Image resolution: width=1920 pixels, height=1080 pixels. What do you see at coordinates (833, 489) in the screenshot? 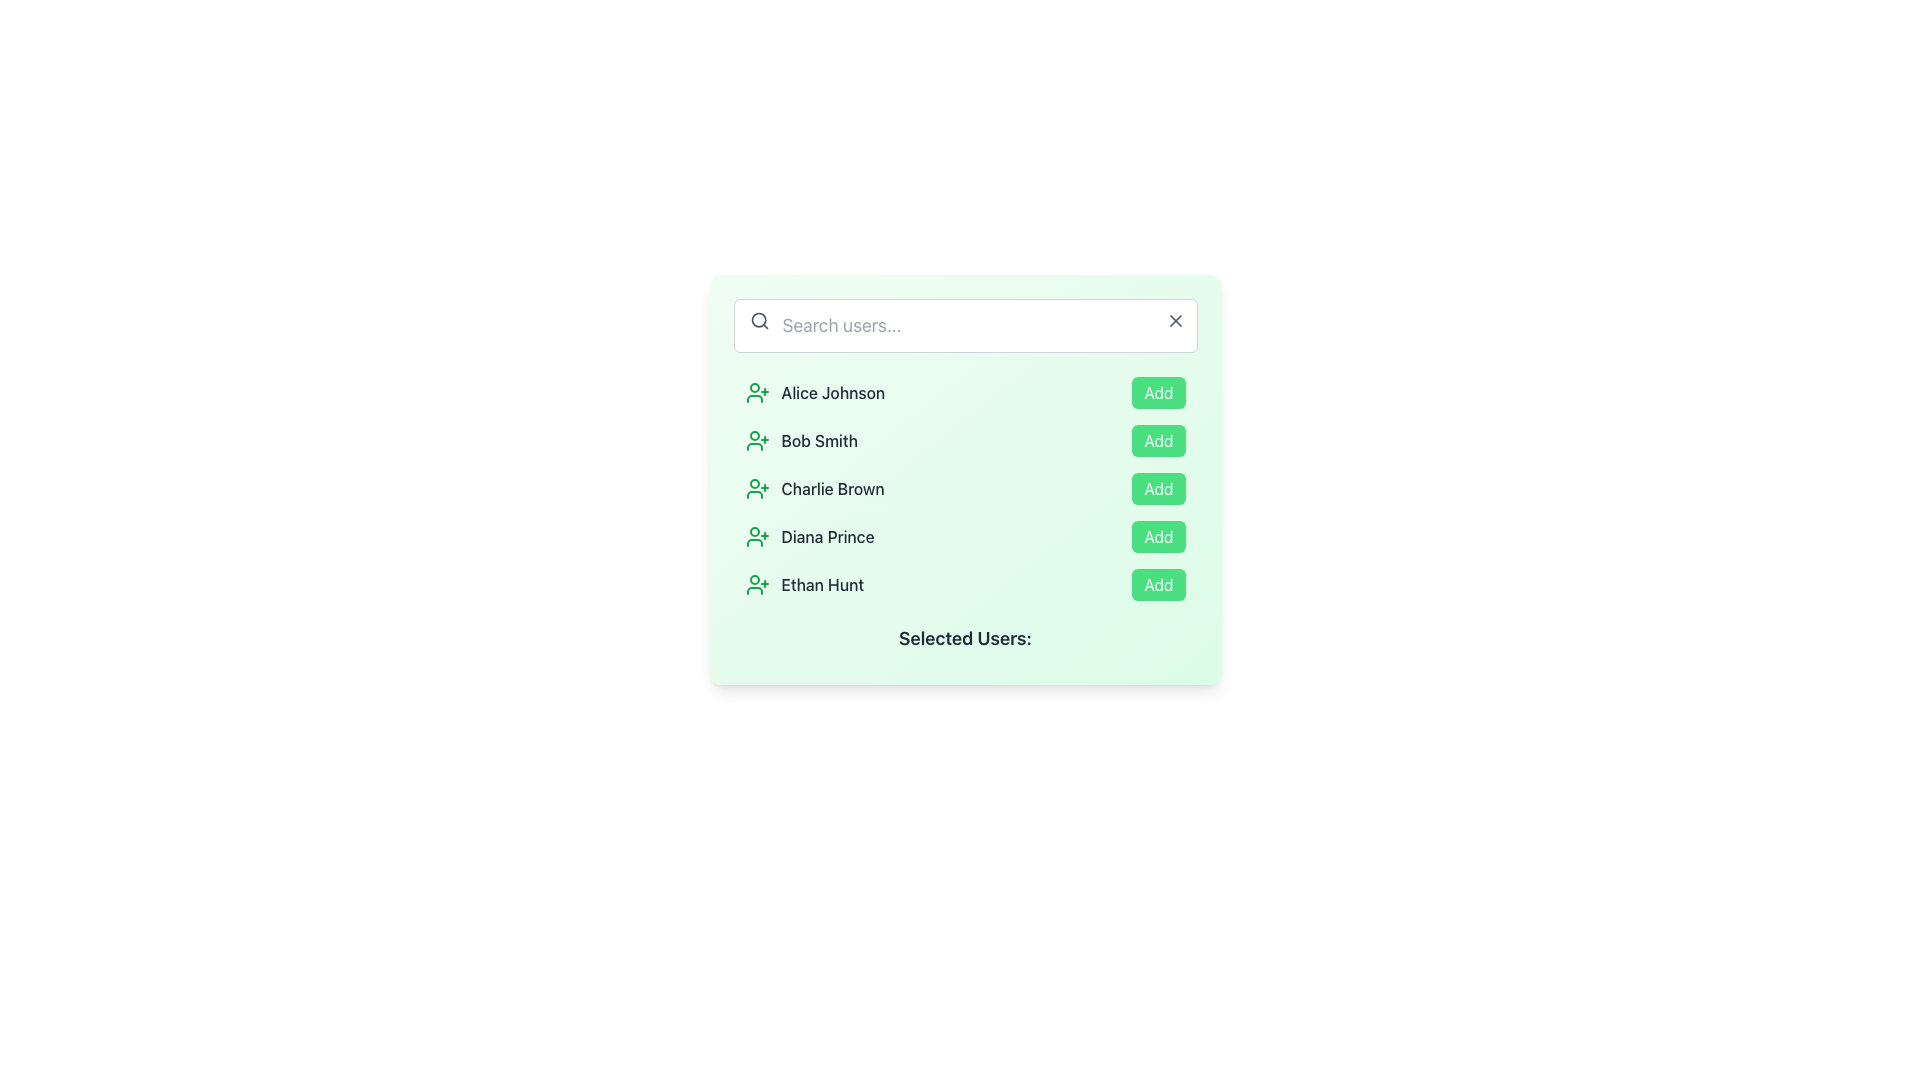
I see `the text label displaying 'Charlie Brown', which is the third user entry in the list, positioned between the user icon and the 'Add' button` at bounding box center [833, 489].